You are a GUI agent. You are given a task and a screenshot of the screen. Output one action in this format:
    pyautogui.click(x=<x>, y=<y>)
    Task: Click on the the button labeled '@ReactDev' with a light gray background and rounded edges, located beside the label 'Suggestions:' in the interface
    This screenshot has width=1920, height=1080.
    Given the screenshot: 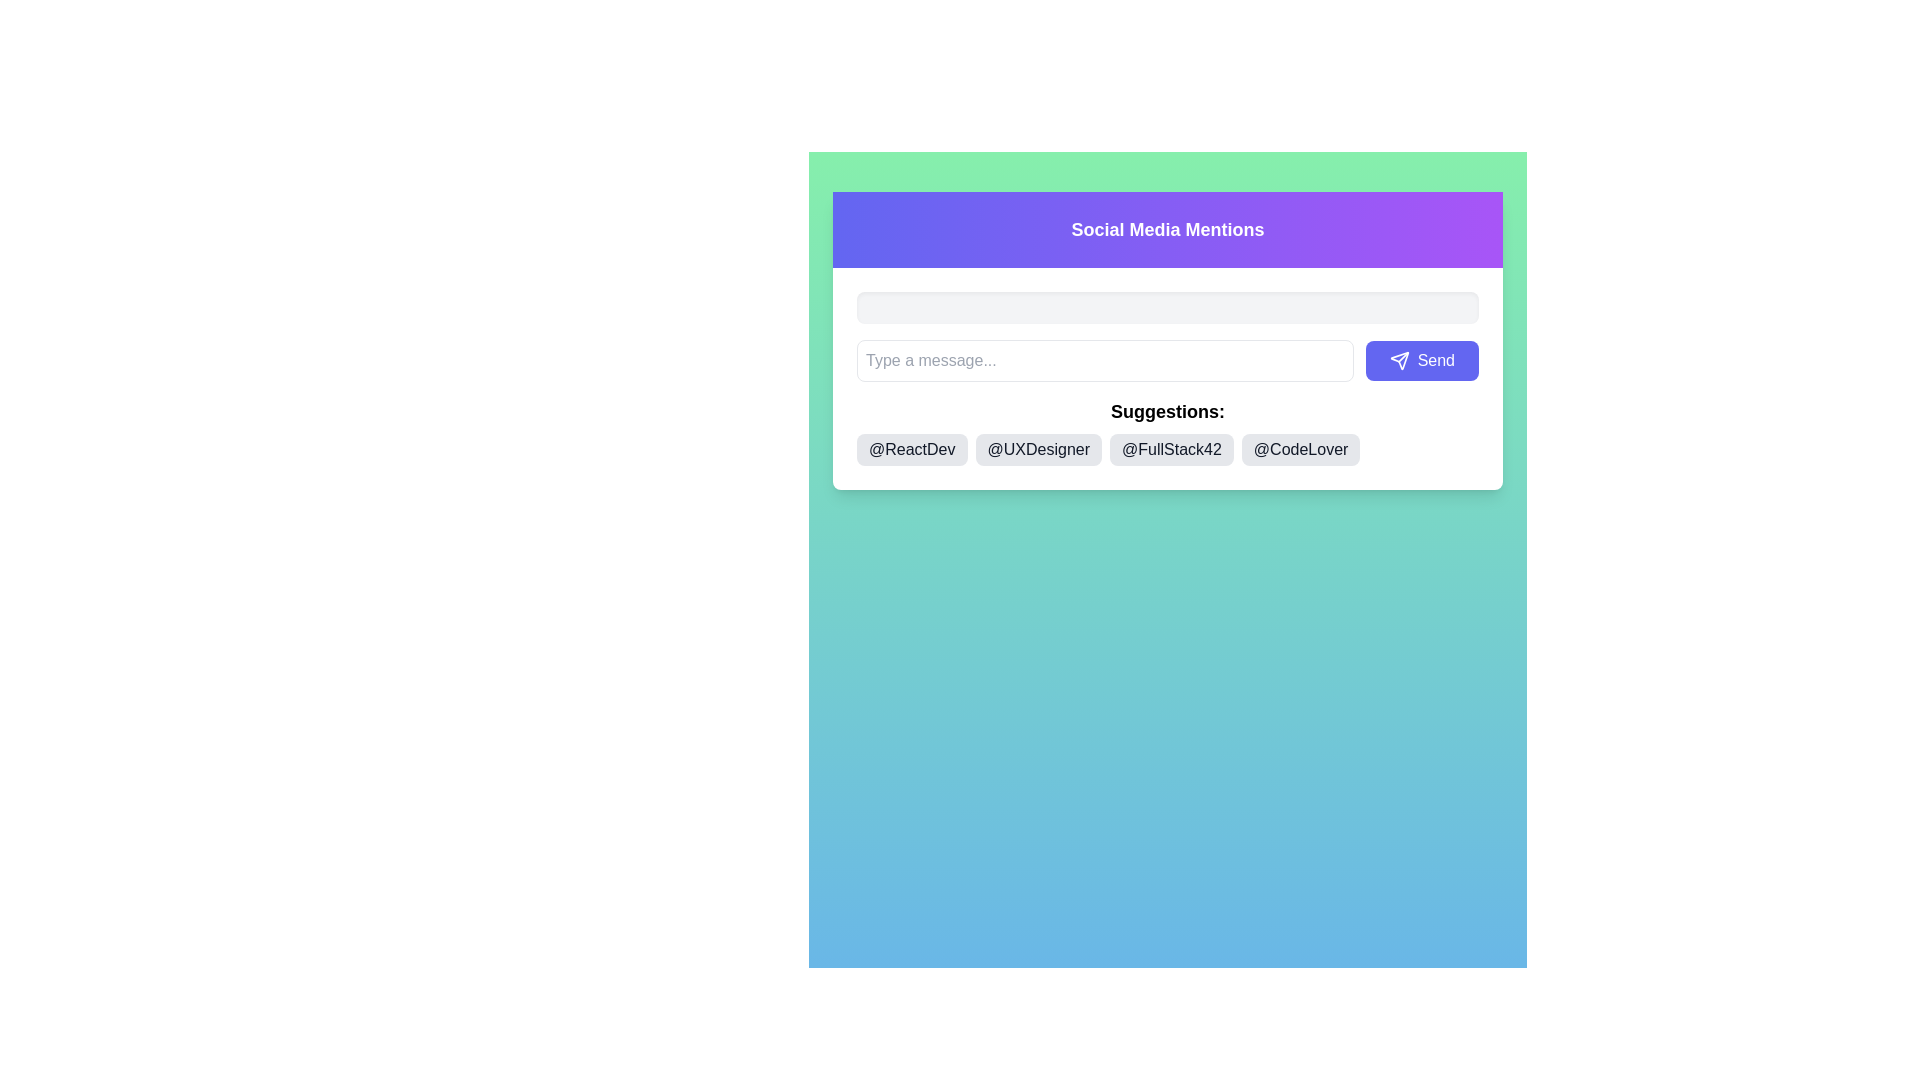 What is the action you would take?
    pyautogui.click(x=911, y=450)
    